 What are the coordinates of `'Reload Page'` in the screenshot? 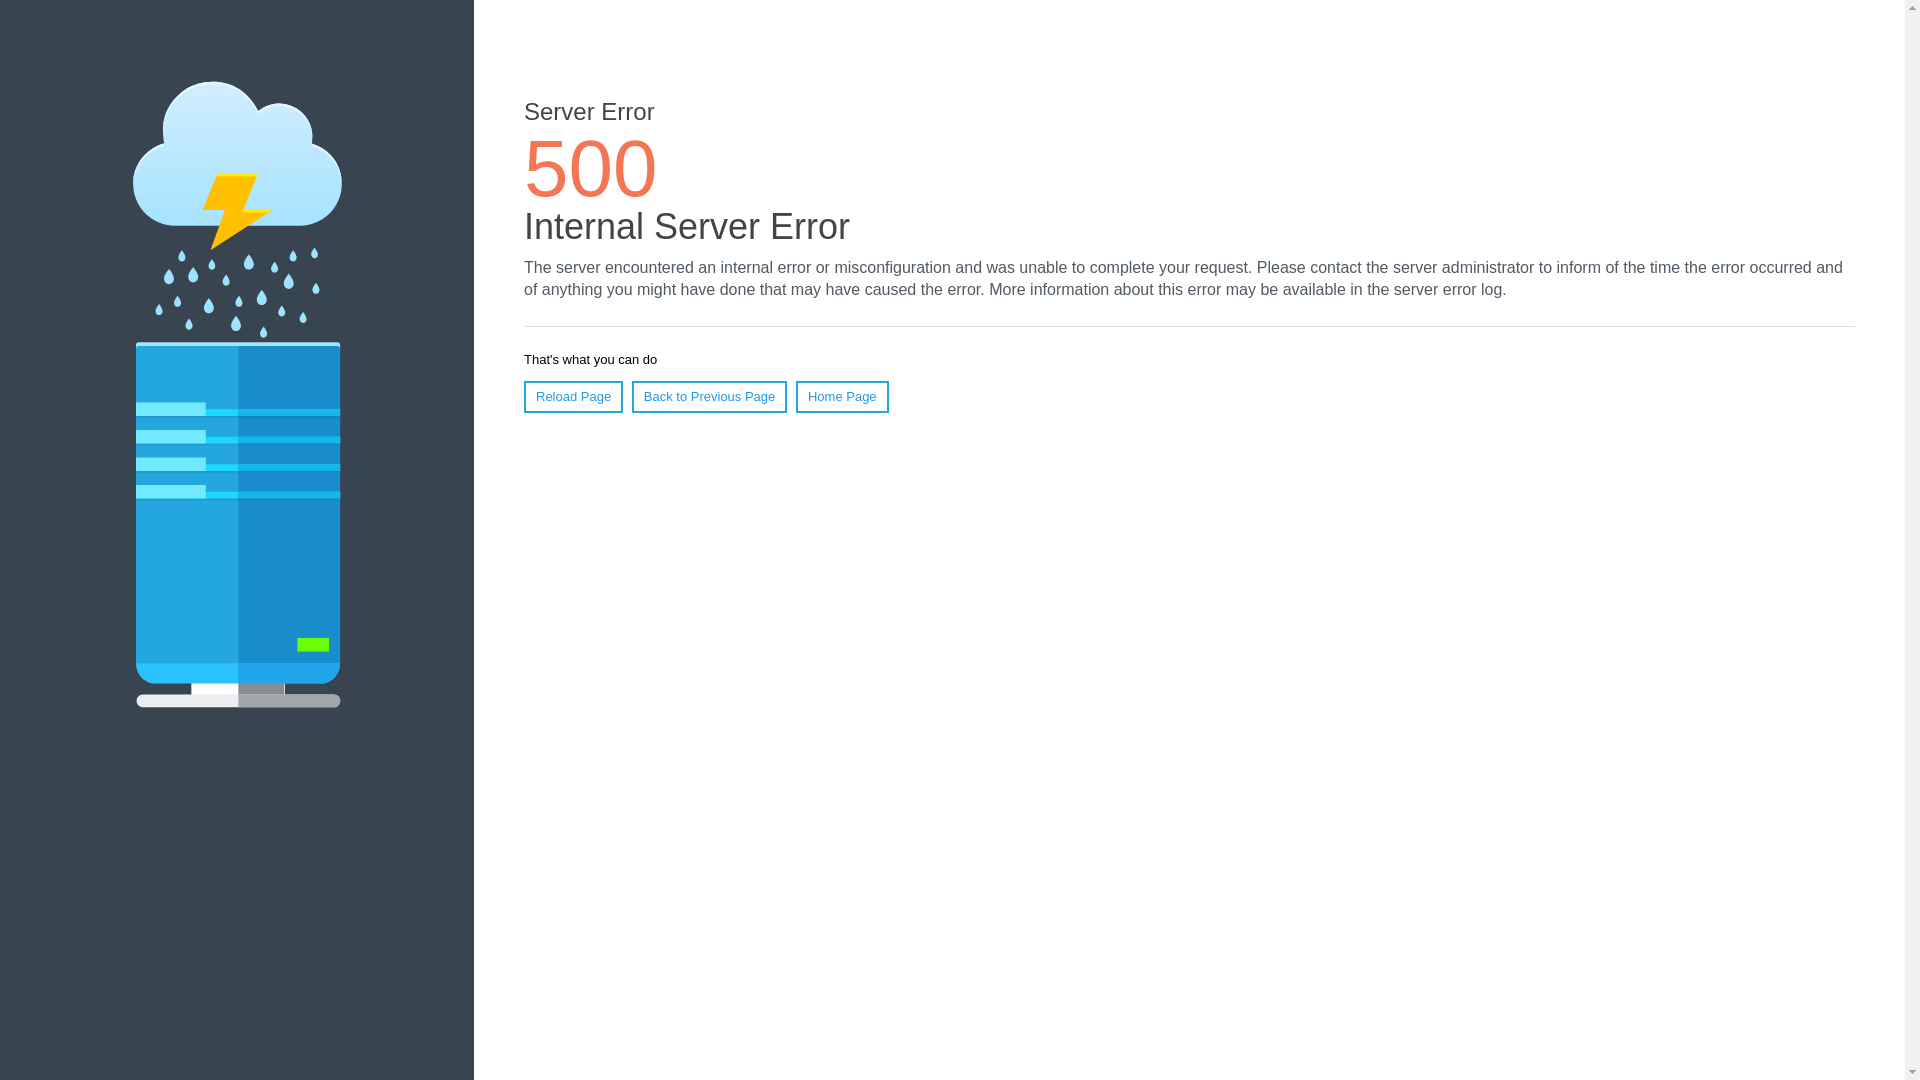 It's located at (572, 397).